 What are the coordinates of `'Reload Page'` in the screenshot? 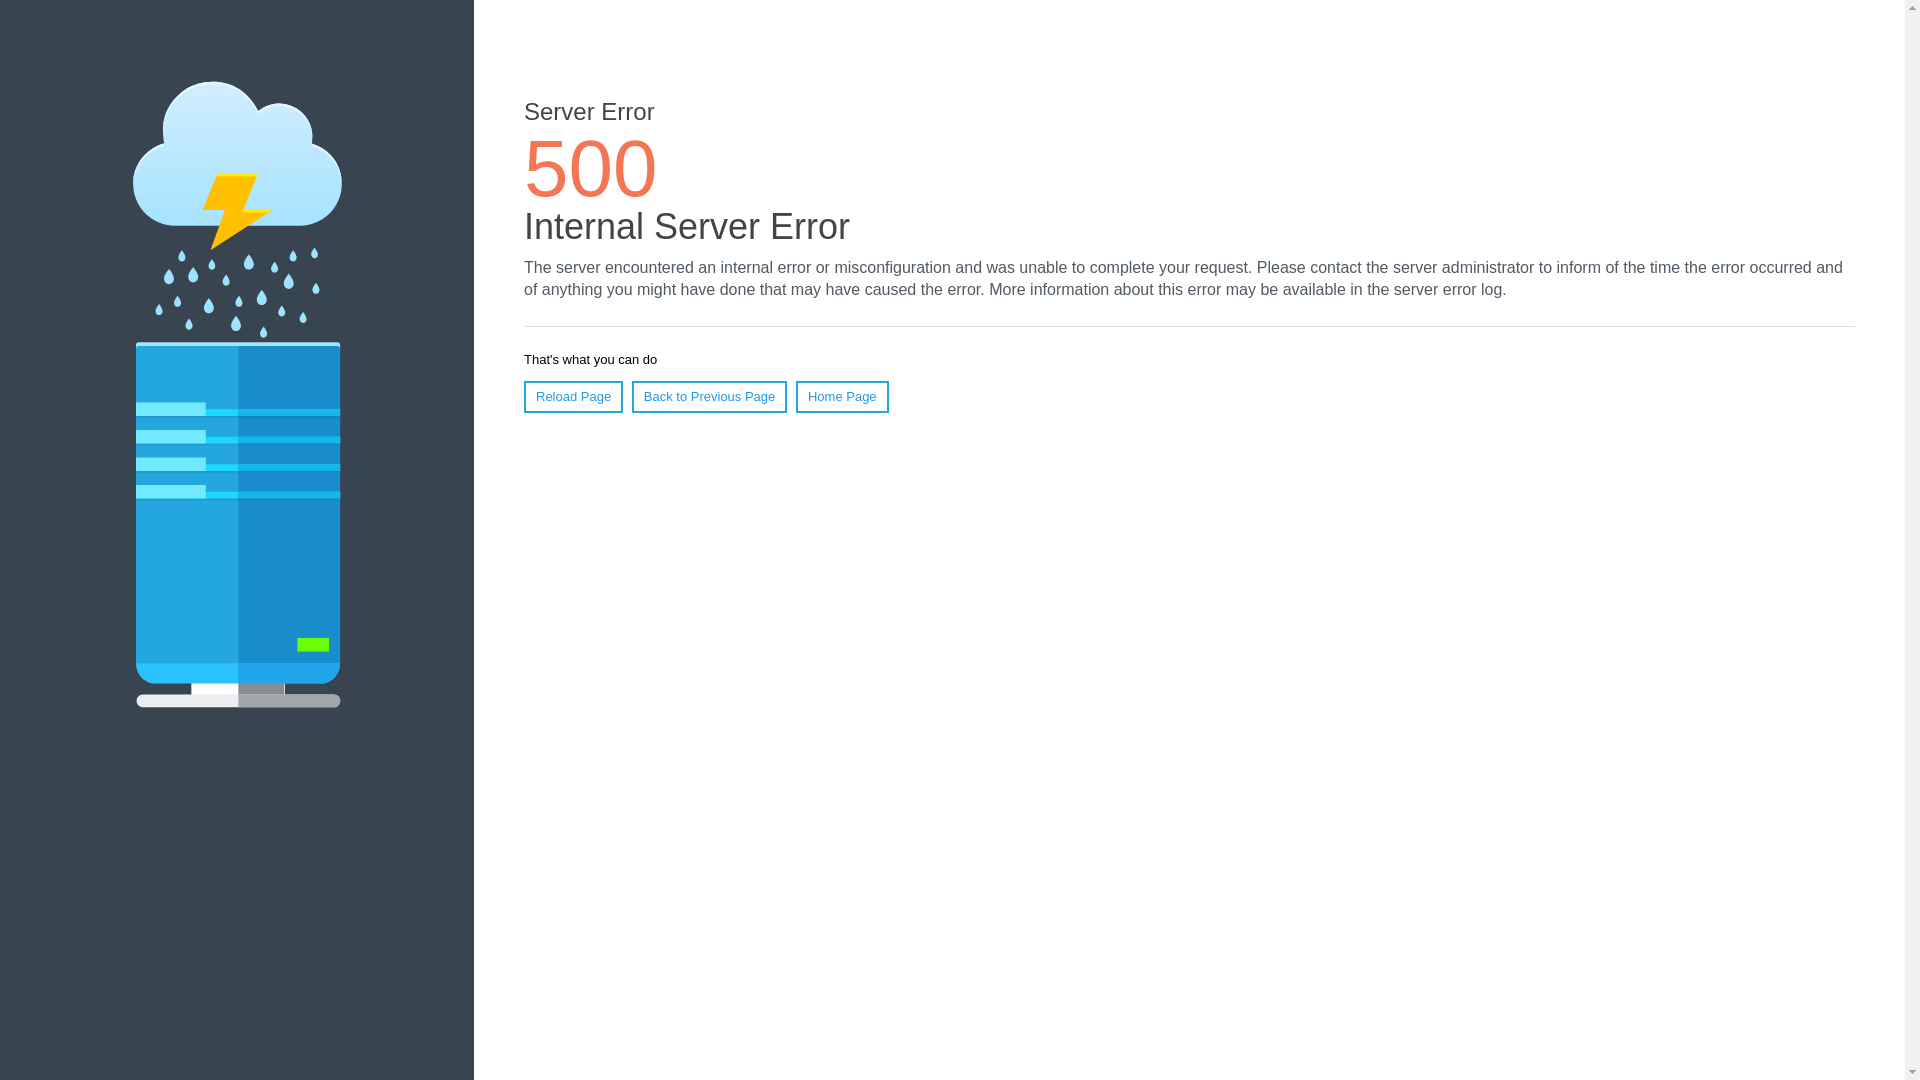 It's located at (572, 397).